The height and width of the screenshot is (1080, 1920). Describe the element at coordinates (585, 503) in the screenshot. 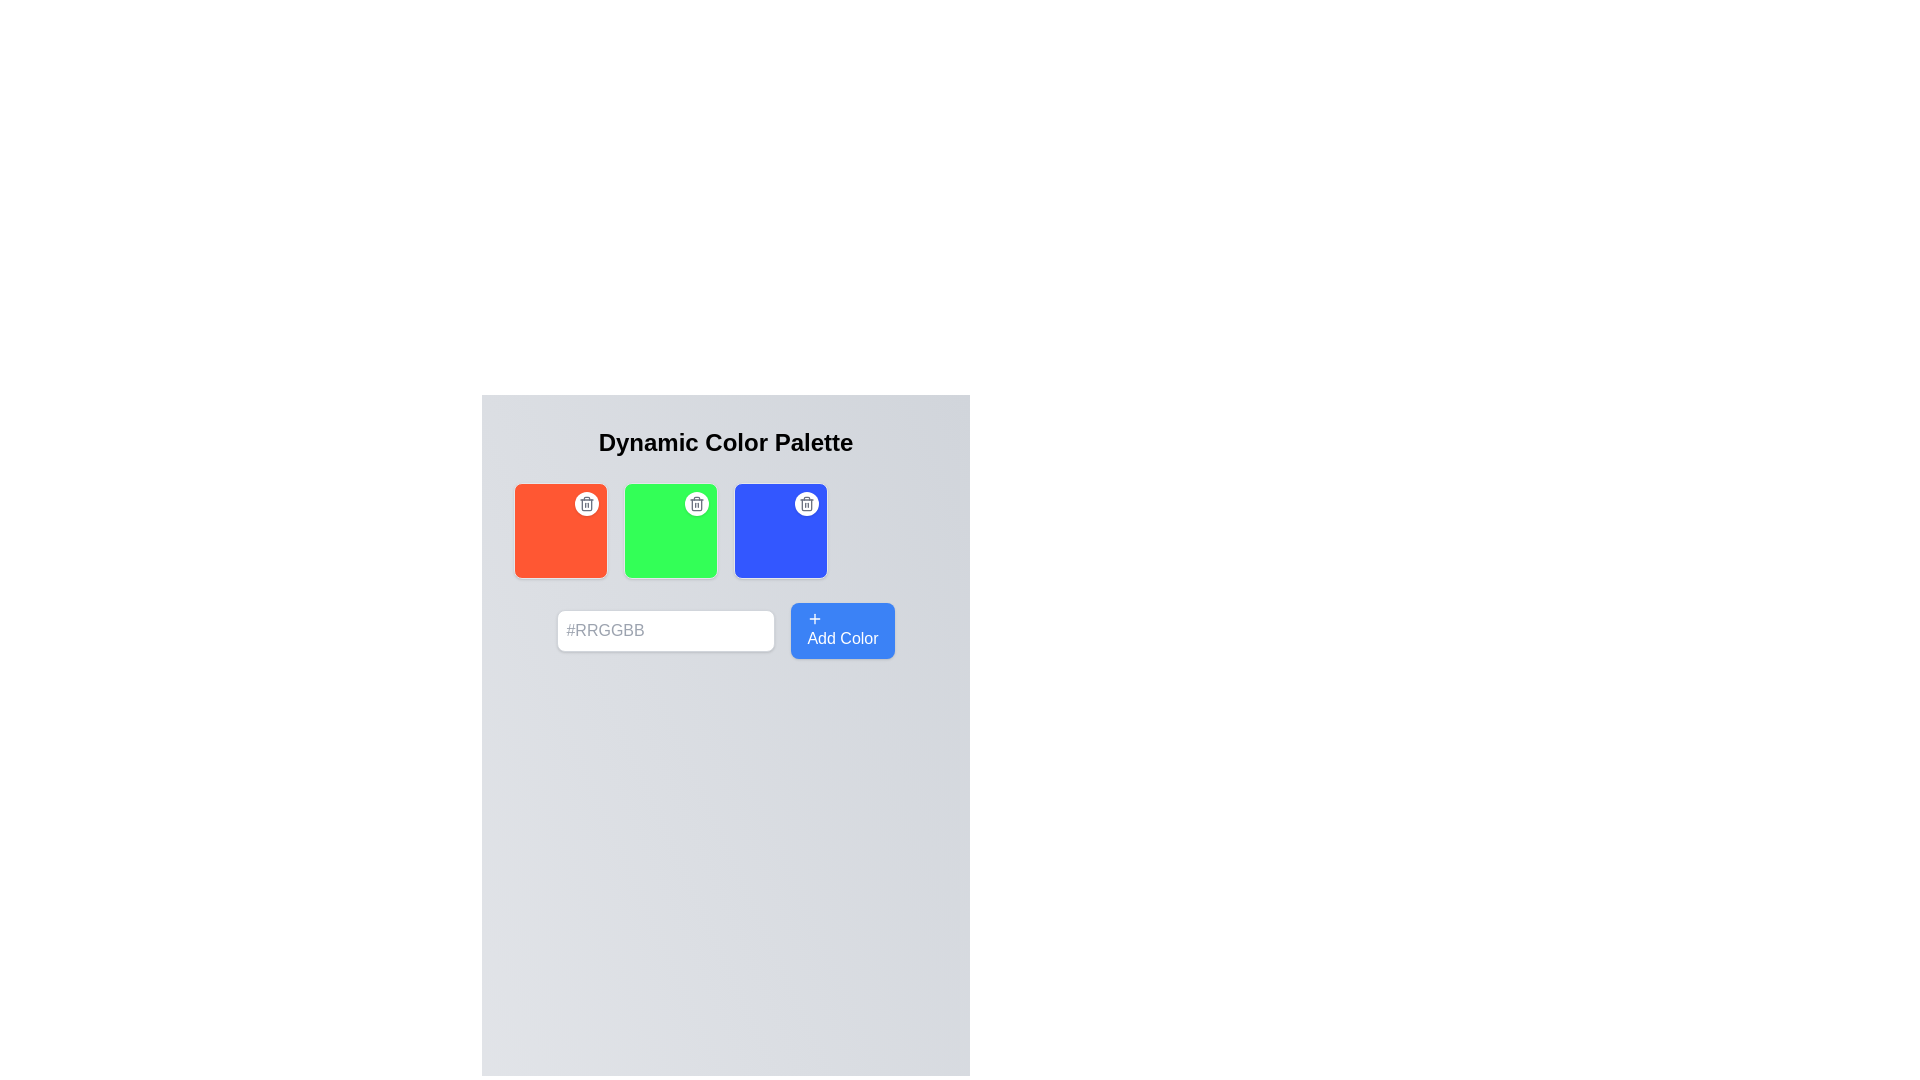

I see `the round delete button with a trash can icon located in the top-right corner of the red section` at that location.